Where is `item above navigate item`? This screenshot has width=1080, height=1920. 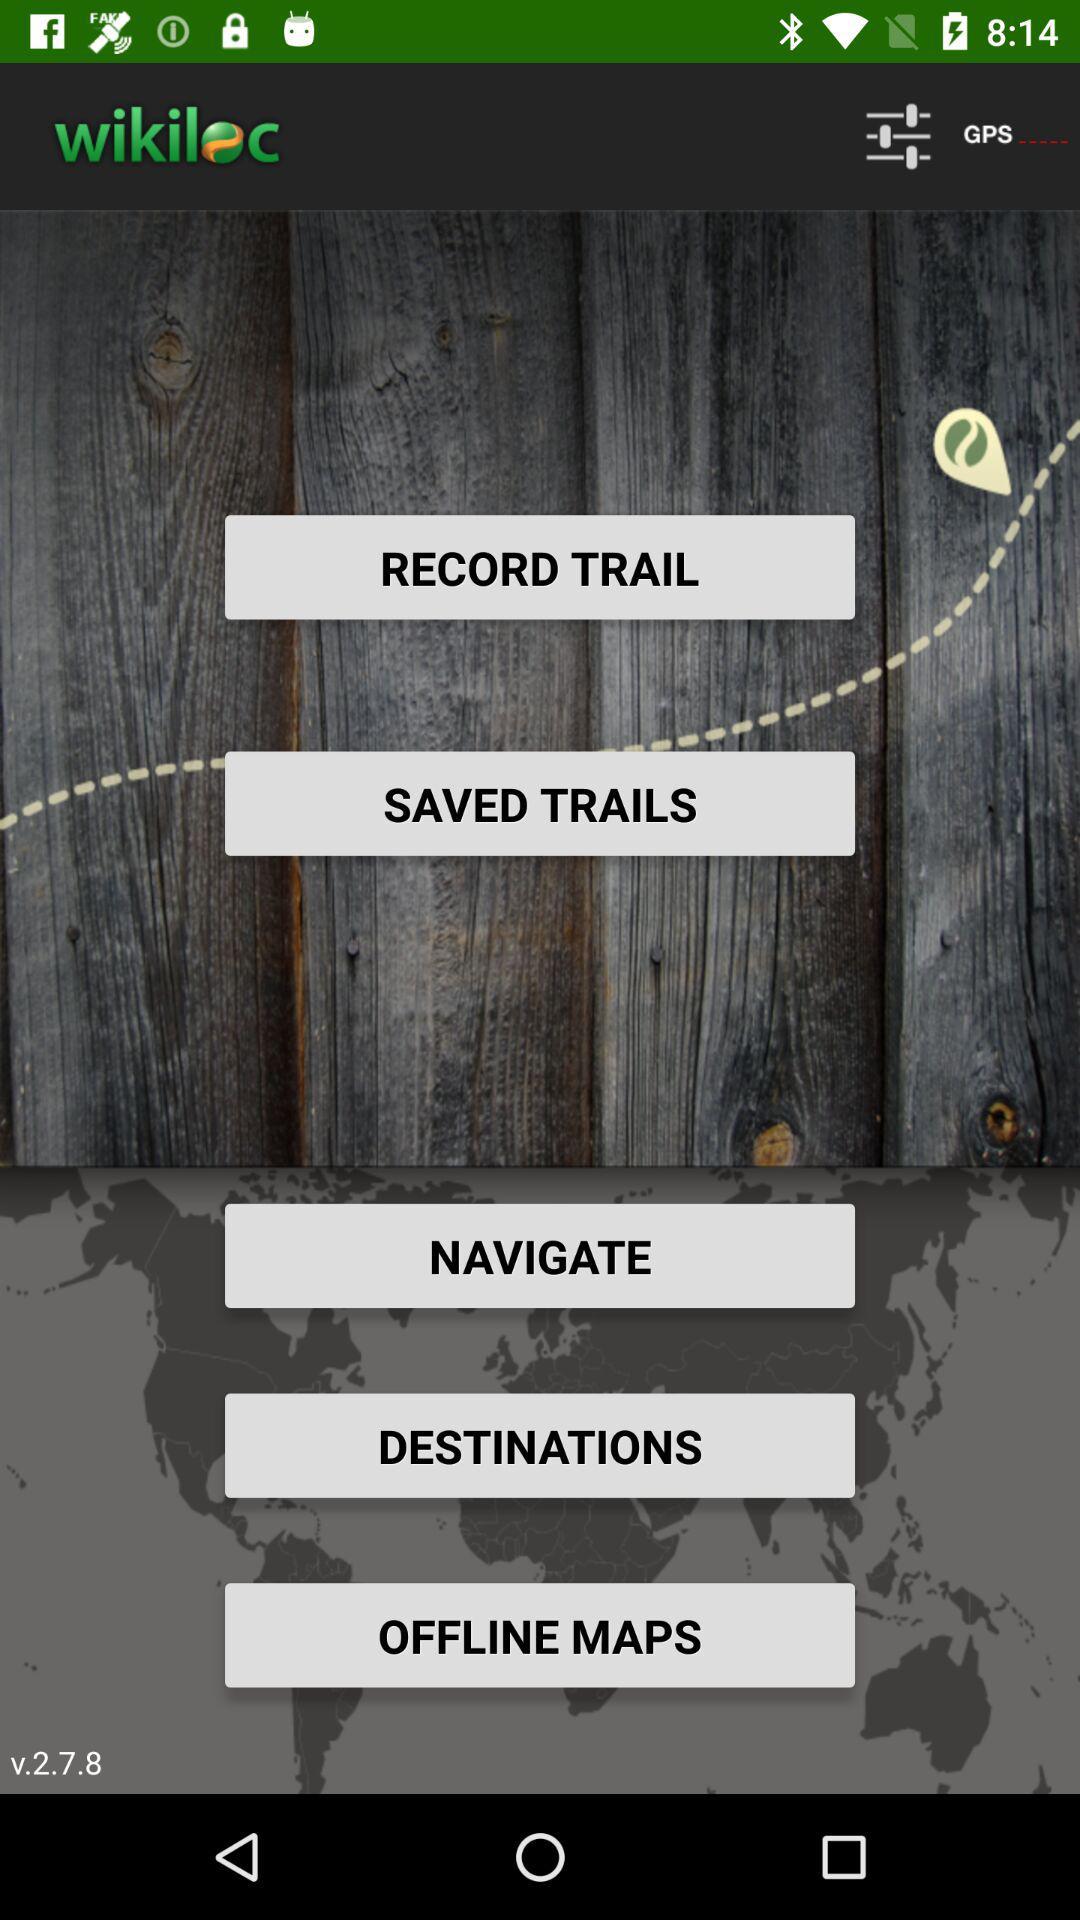 item above navigate item is located at coordinates (540, 803).